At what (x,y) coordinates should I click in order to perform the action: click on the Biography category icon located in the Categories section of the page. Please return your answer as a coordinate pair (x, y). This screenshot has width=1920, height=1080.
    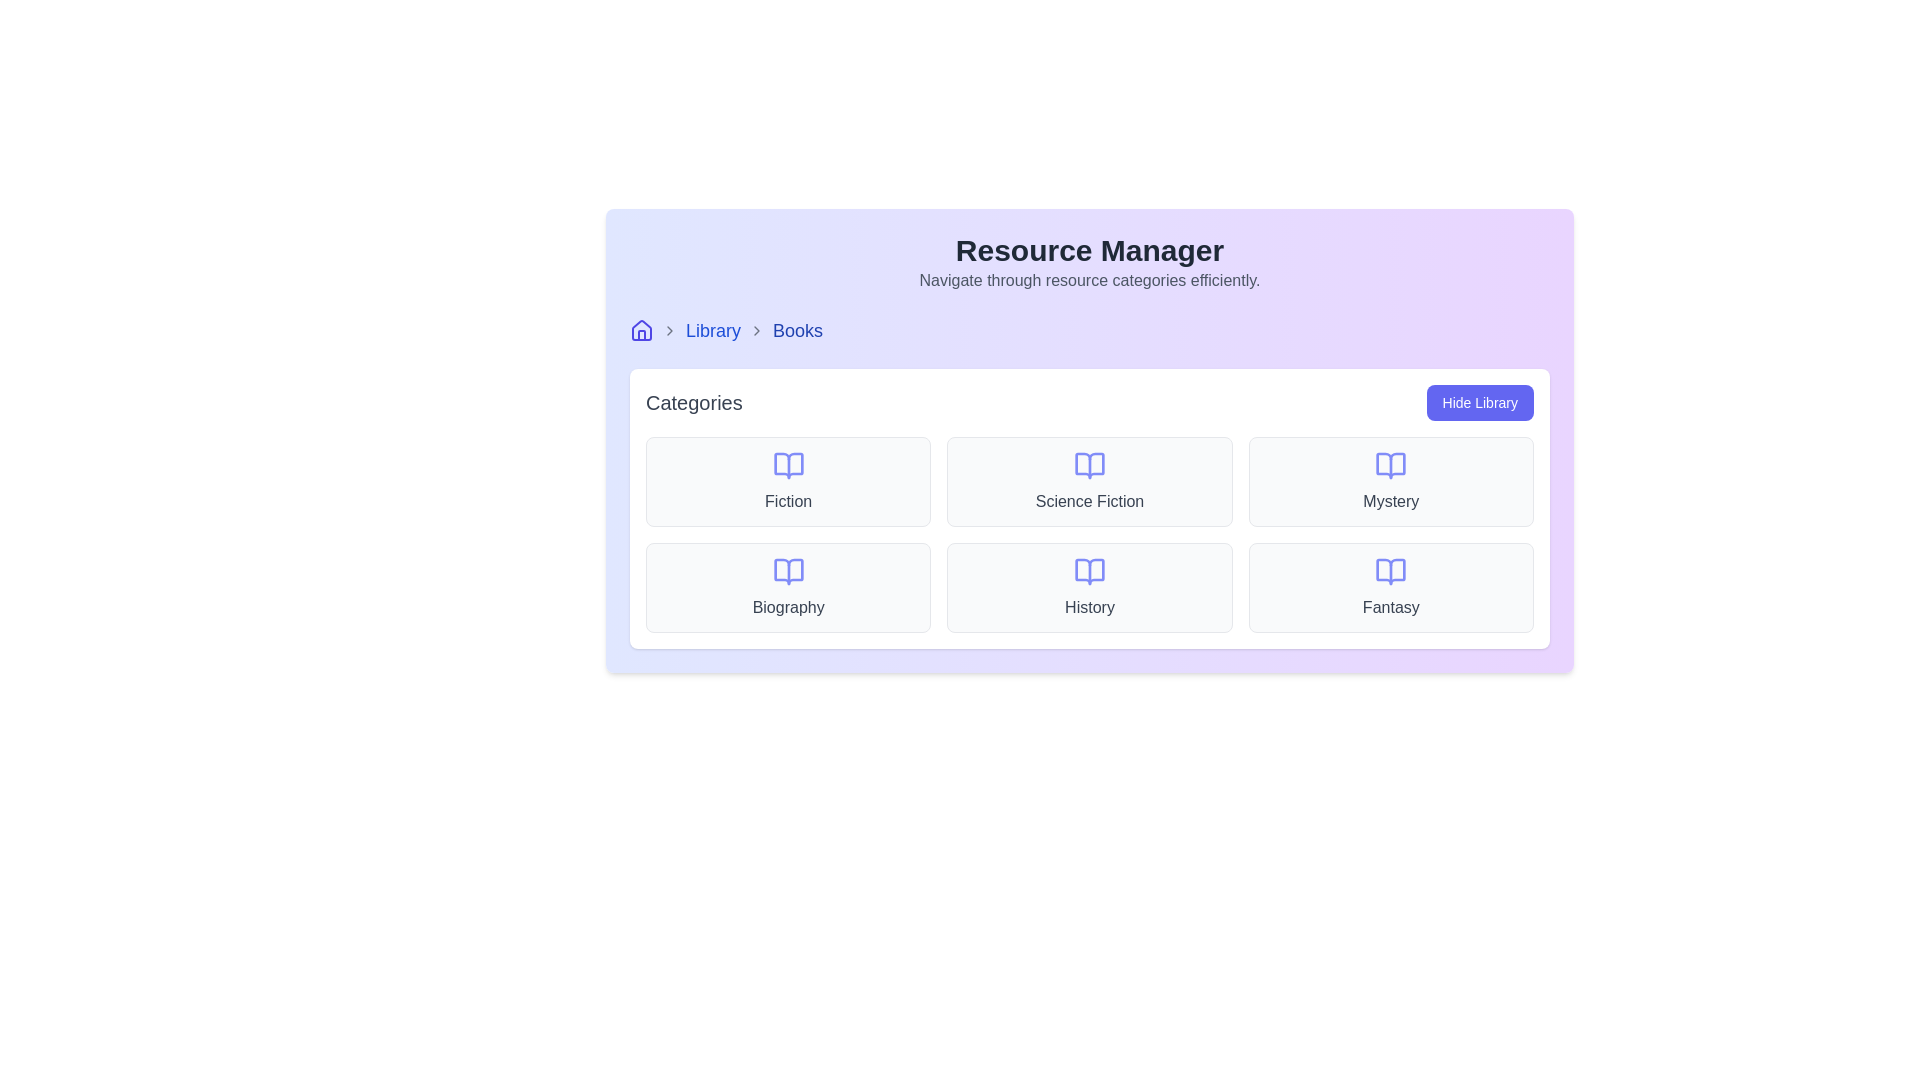
    Looking at the image, I should click on (787, 571).